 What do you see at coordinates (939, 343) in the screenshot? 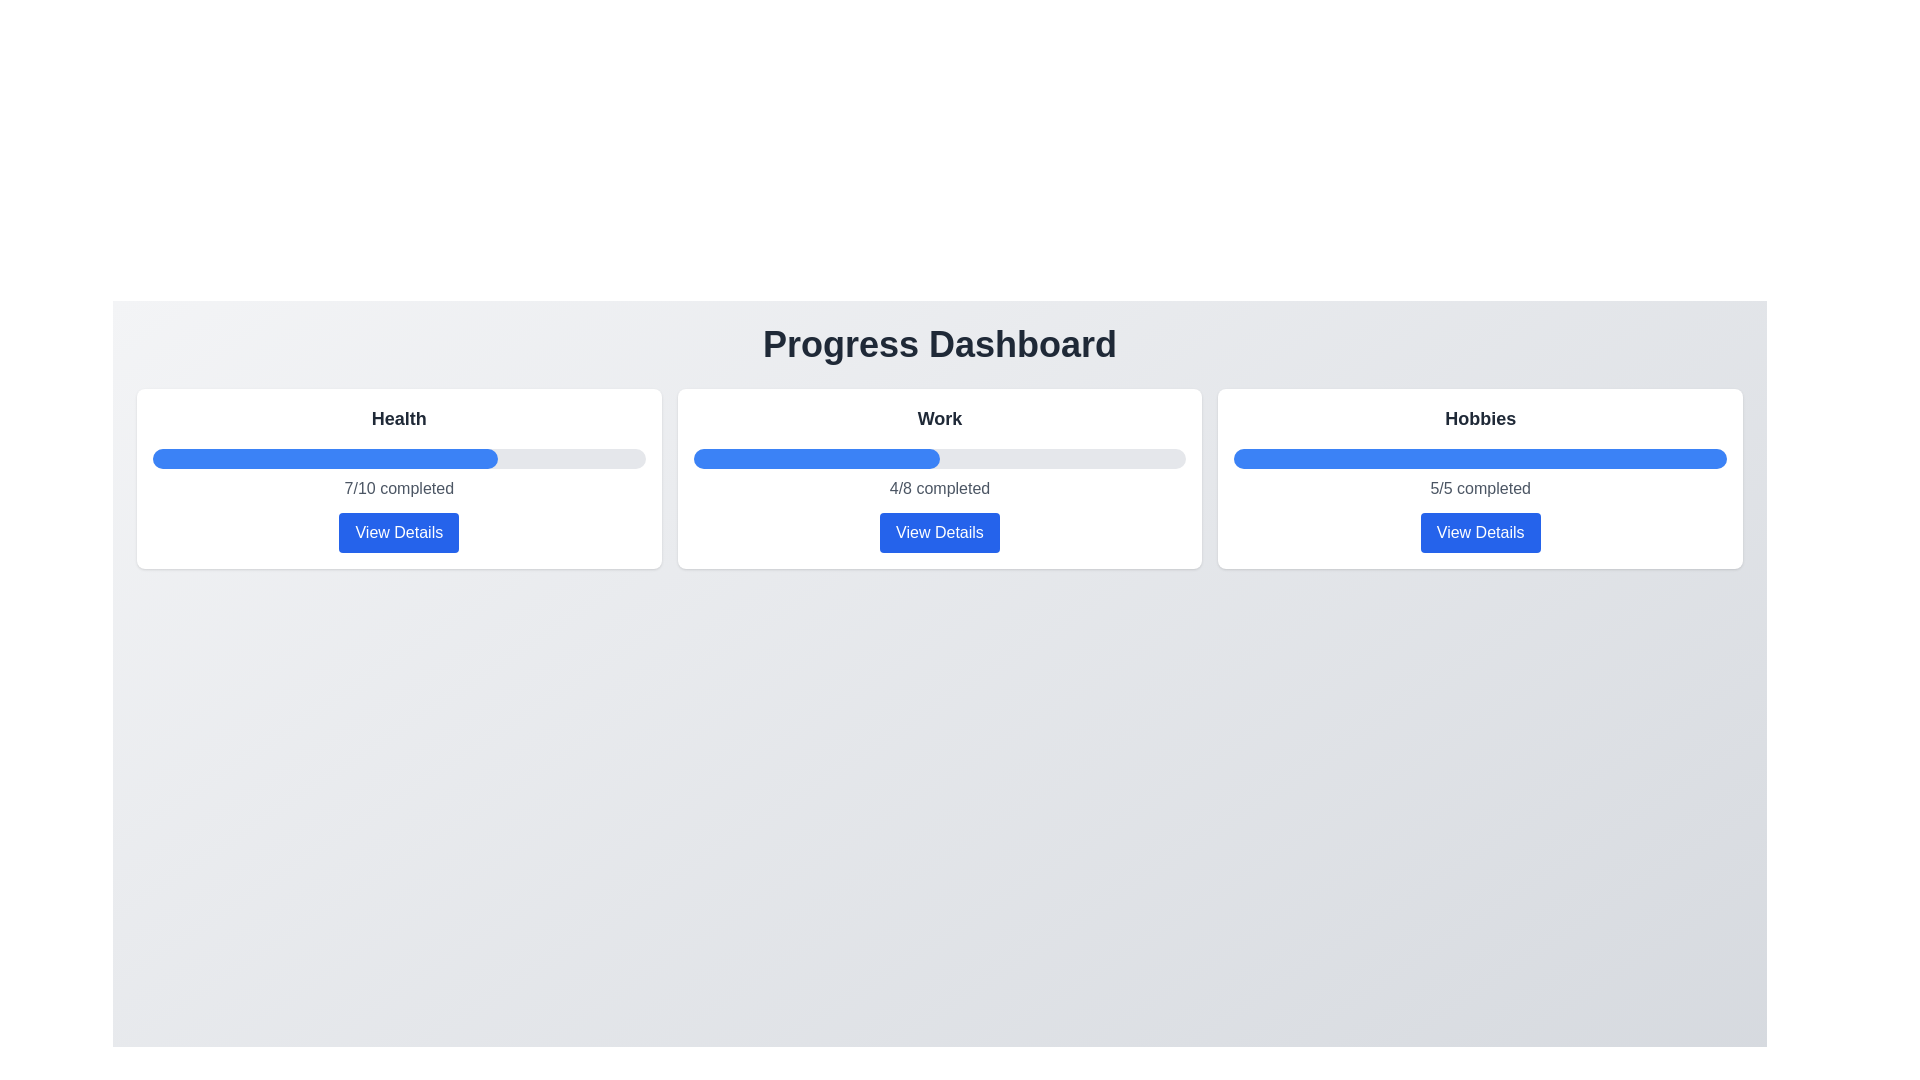
I see `the 'Progress Dashboard' text header, which is a bold and large font heading located at the top center of the content area` at bounding box center [939, 343].